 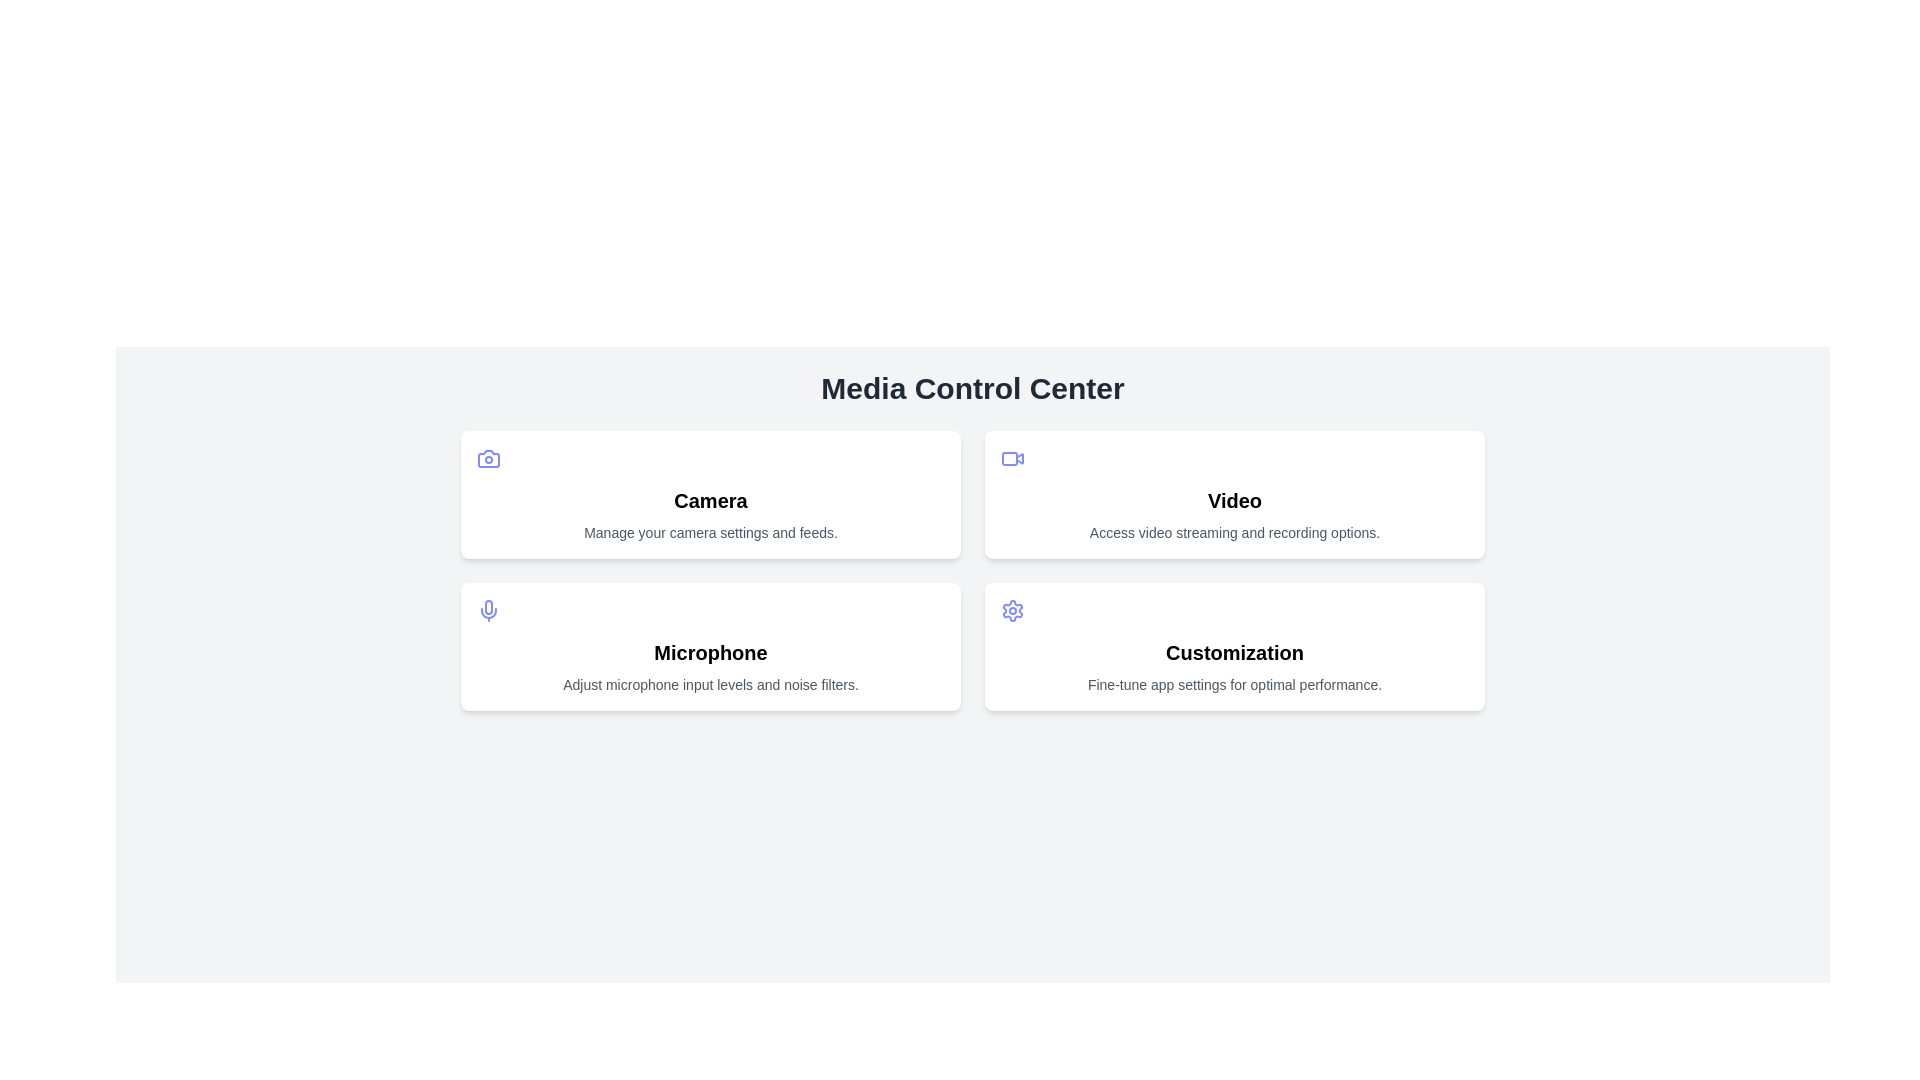 What do you see at coordinates (710, 684) in the screenshot?
I see `the gray text stating 'Adjust microphone input levels and noise filters.' located at the bottom of the 'Microphone' card` at bounding box center [710, 684].